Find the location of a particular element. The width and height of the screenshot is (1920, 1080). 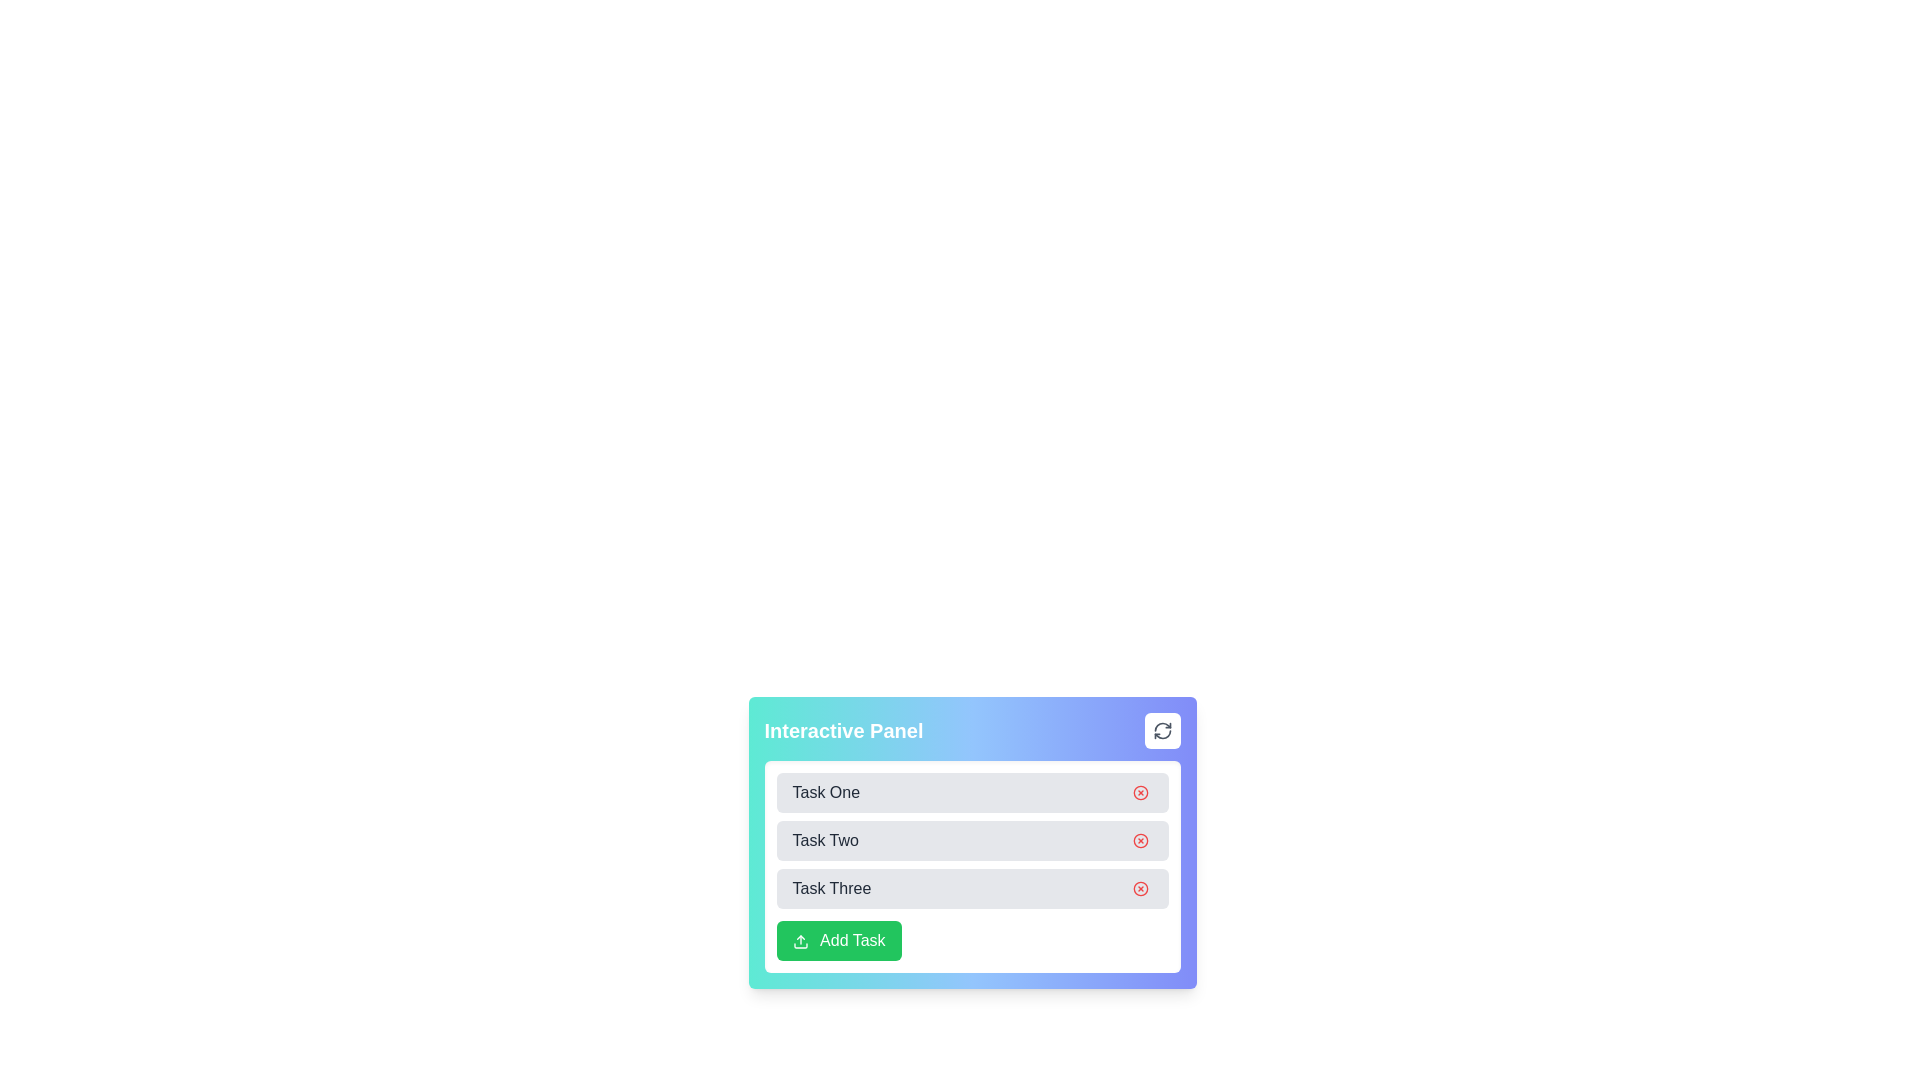

the delete button located on the far-right side of the task labeled 'Task Three' within the Interactive Panel is located at coordinates (1140, 887).